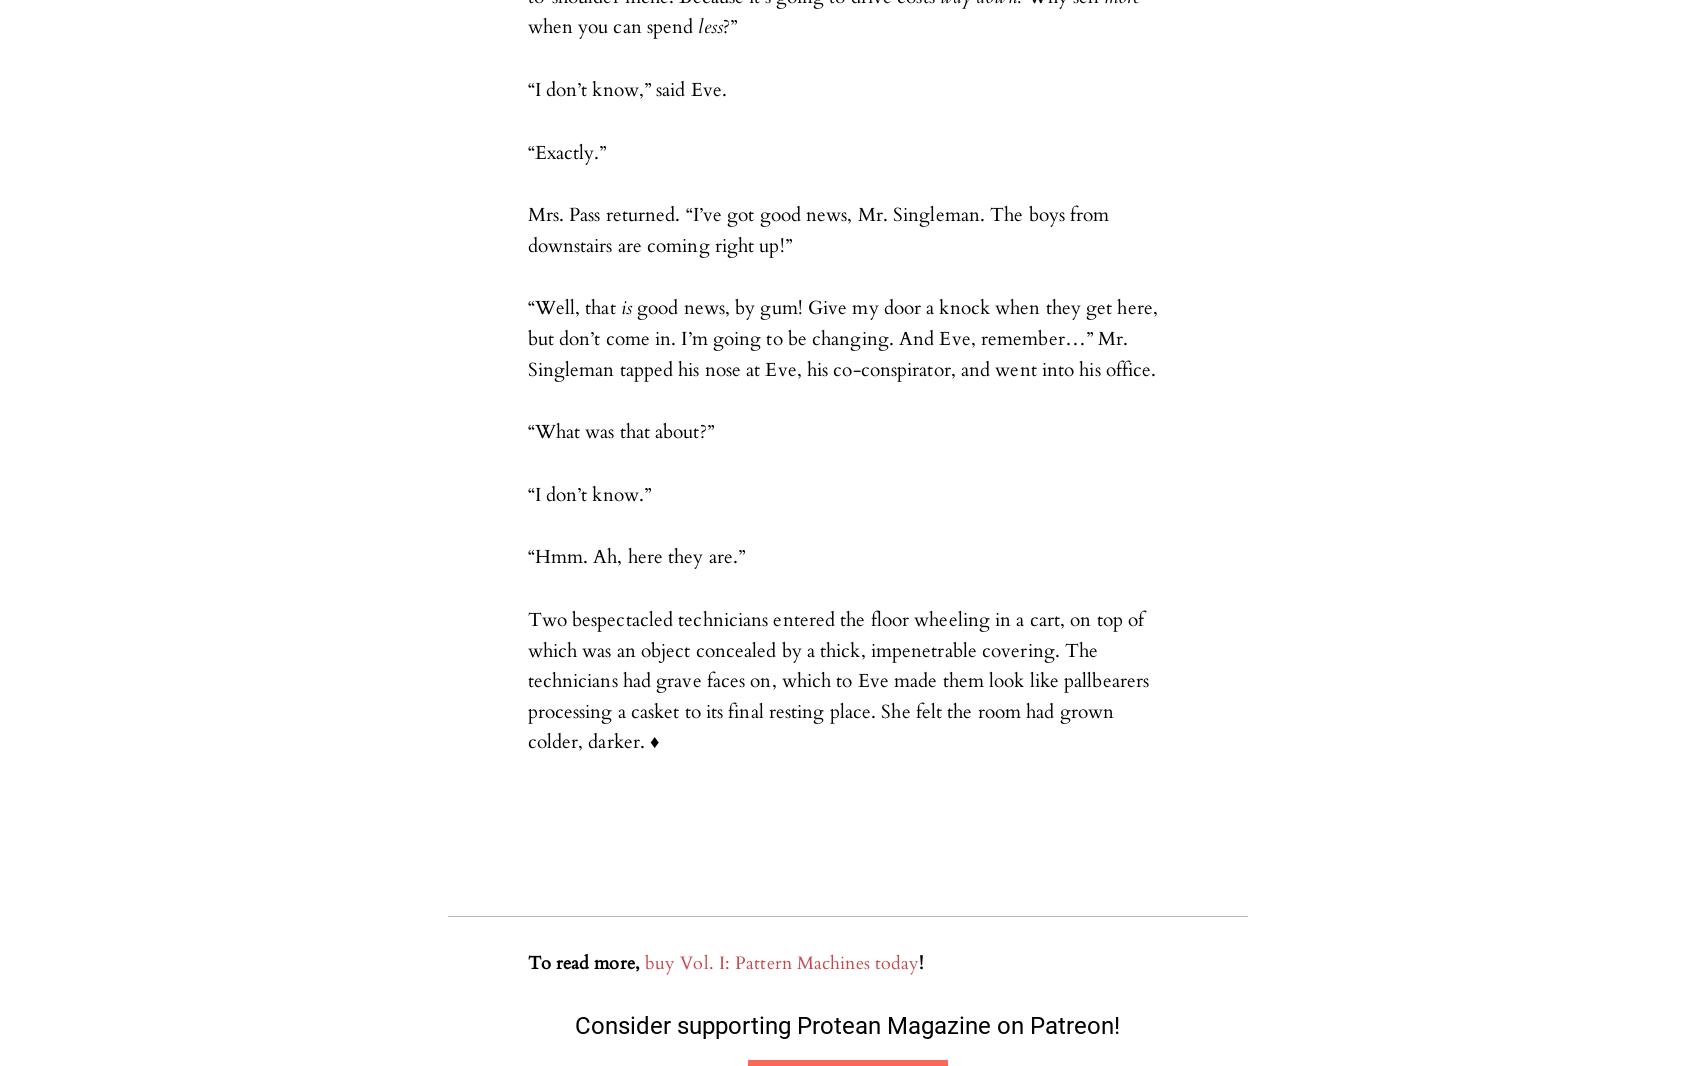 The width and height of the screenshot is (1695, 1066). I want to click on '“Well, that', so click(573, 308).